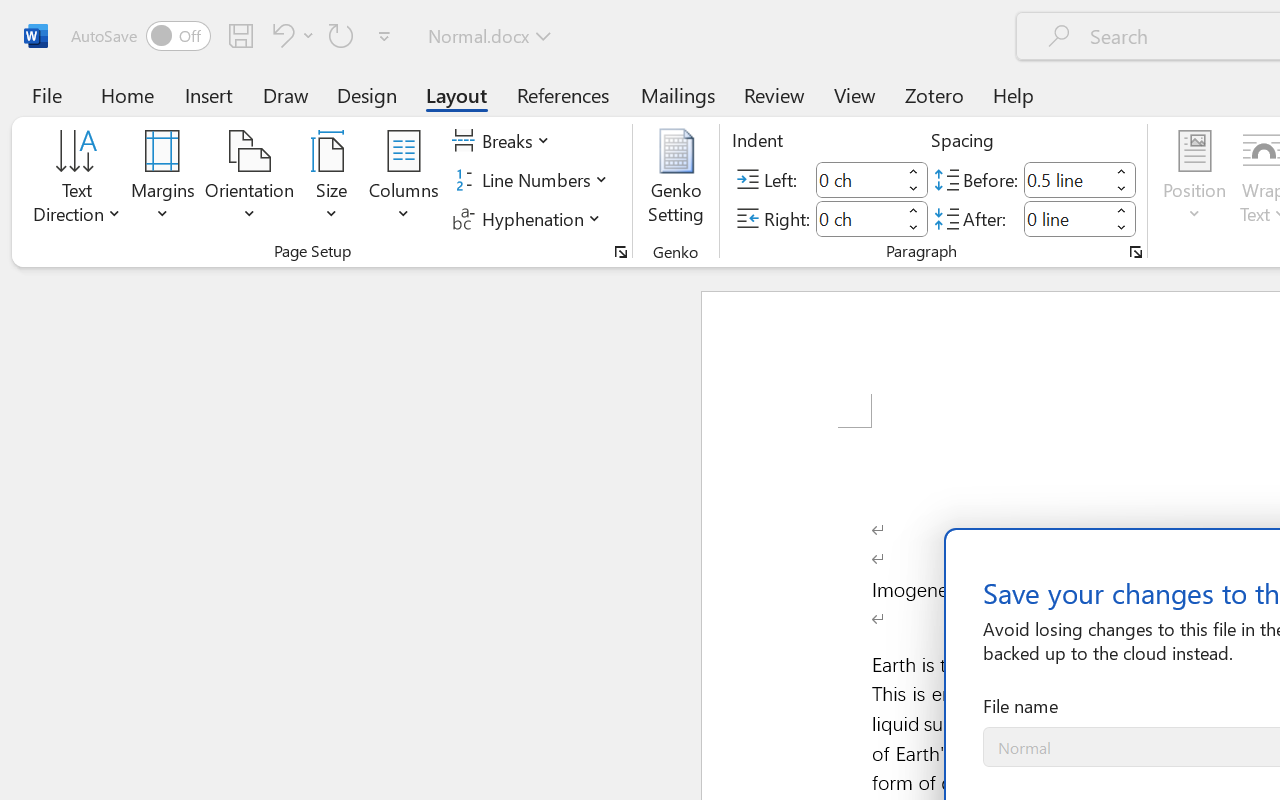 This screenshot has height=800, width=1280. Describe the element at coordinates (858, 178) in the screenshot. I see `'Indent Left'` at that location.